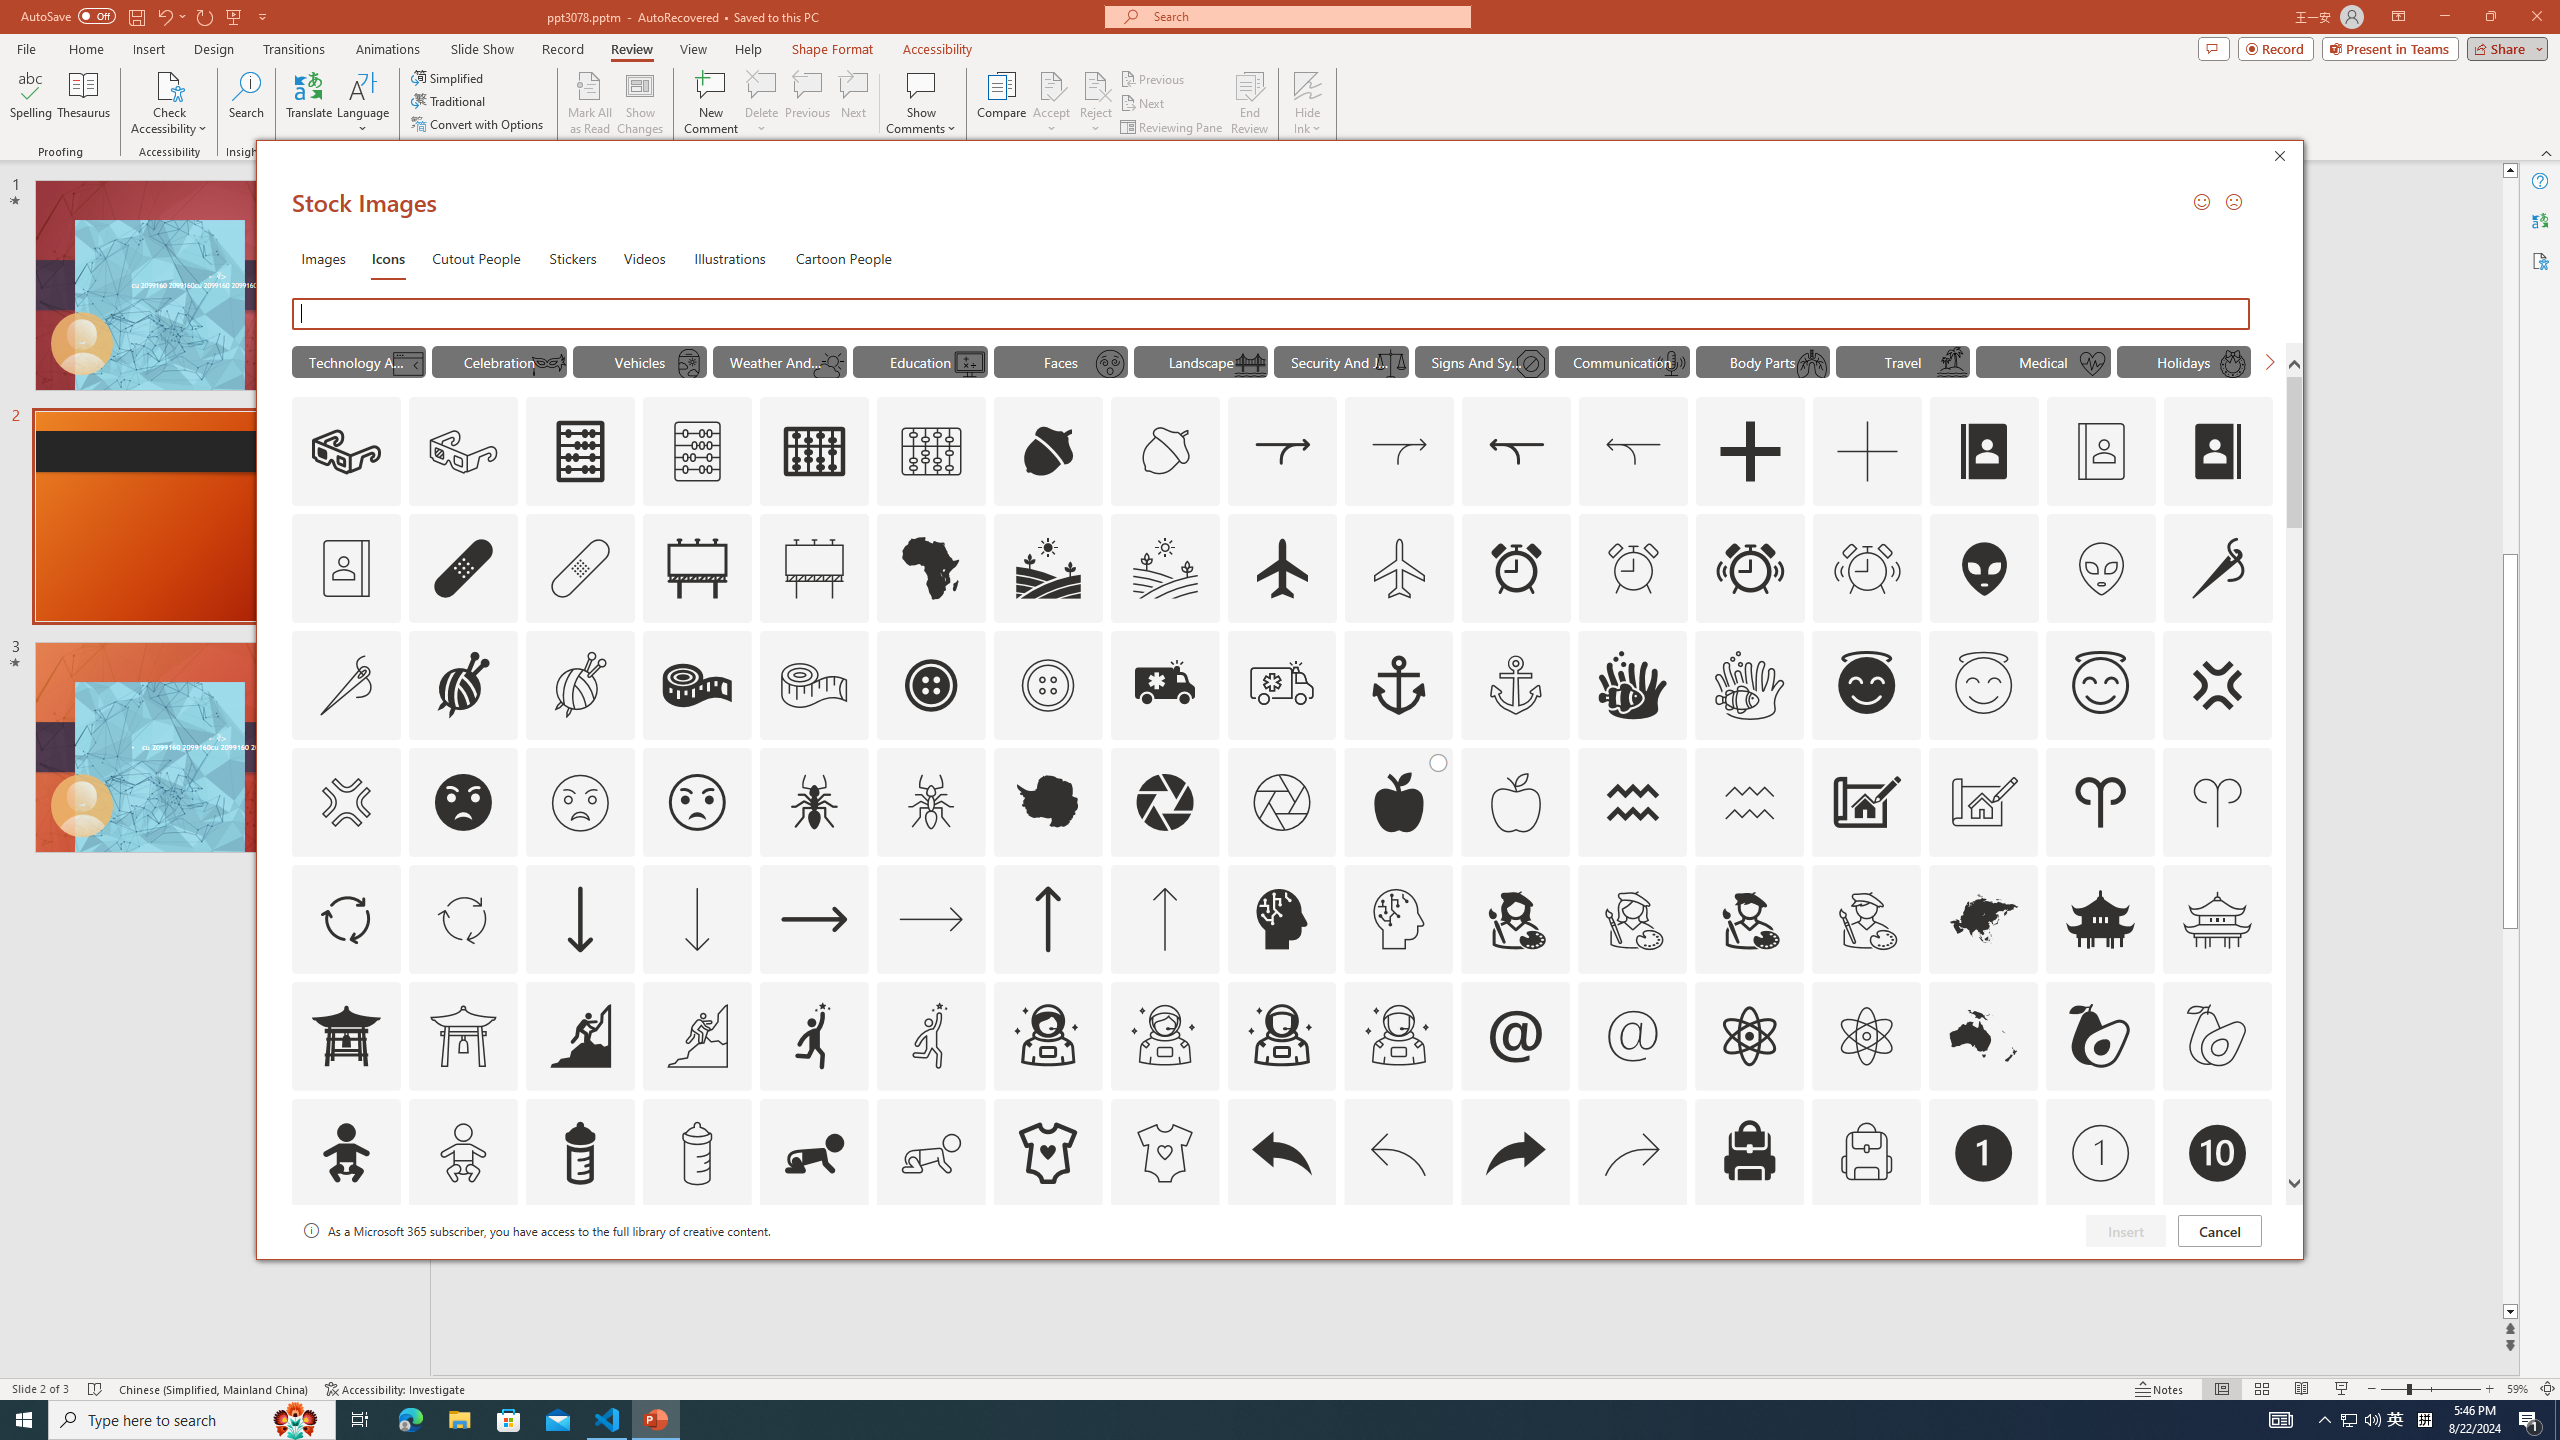  Describe the element at coordinates (1984, 451) in the screenshot. I see `'AutomationID: Icons_AddressBook_LTR'` at that location.